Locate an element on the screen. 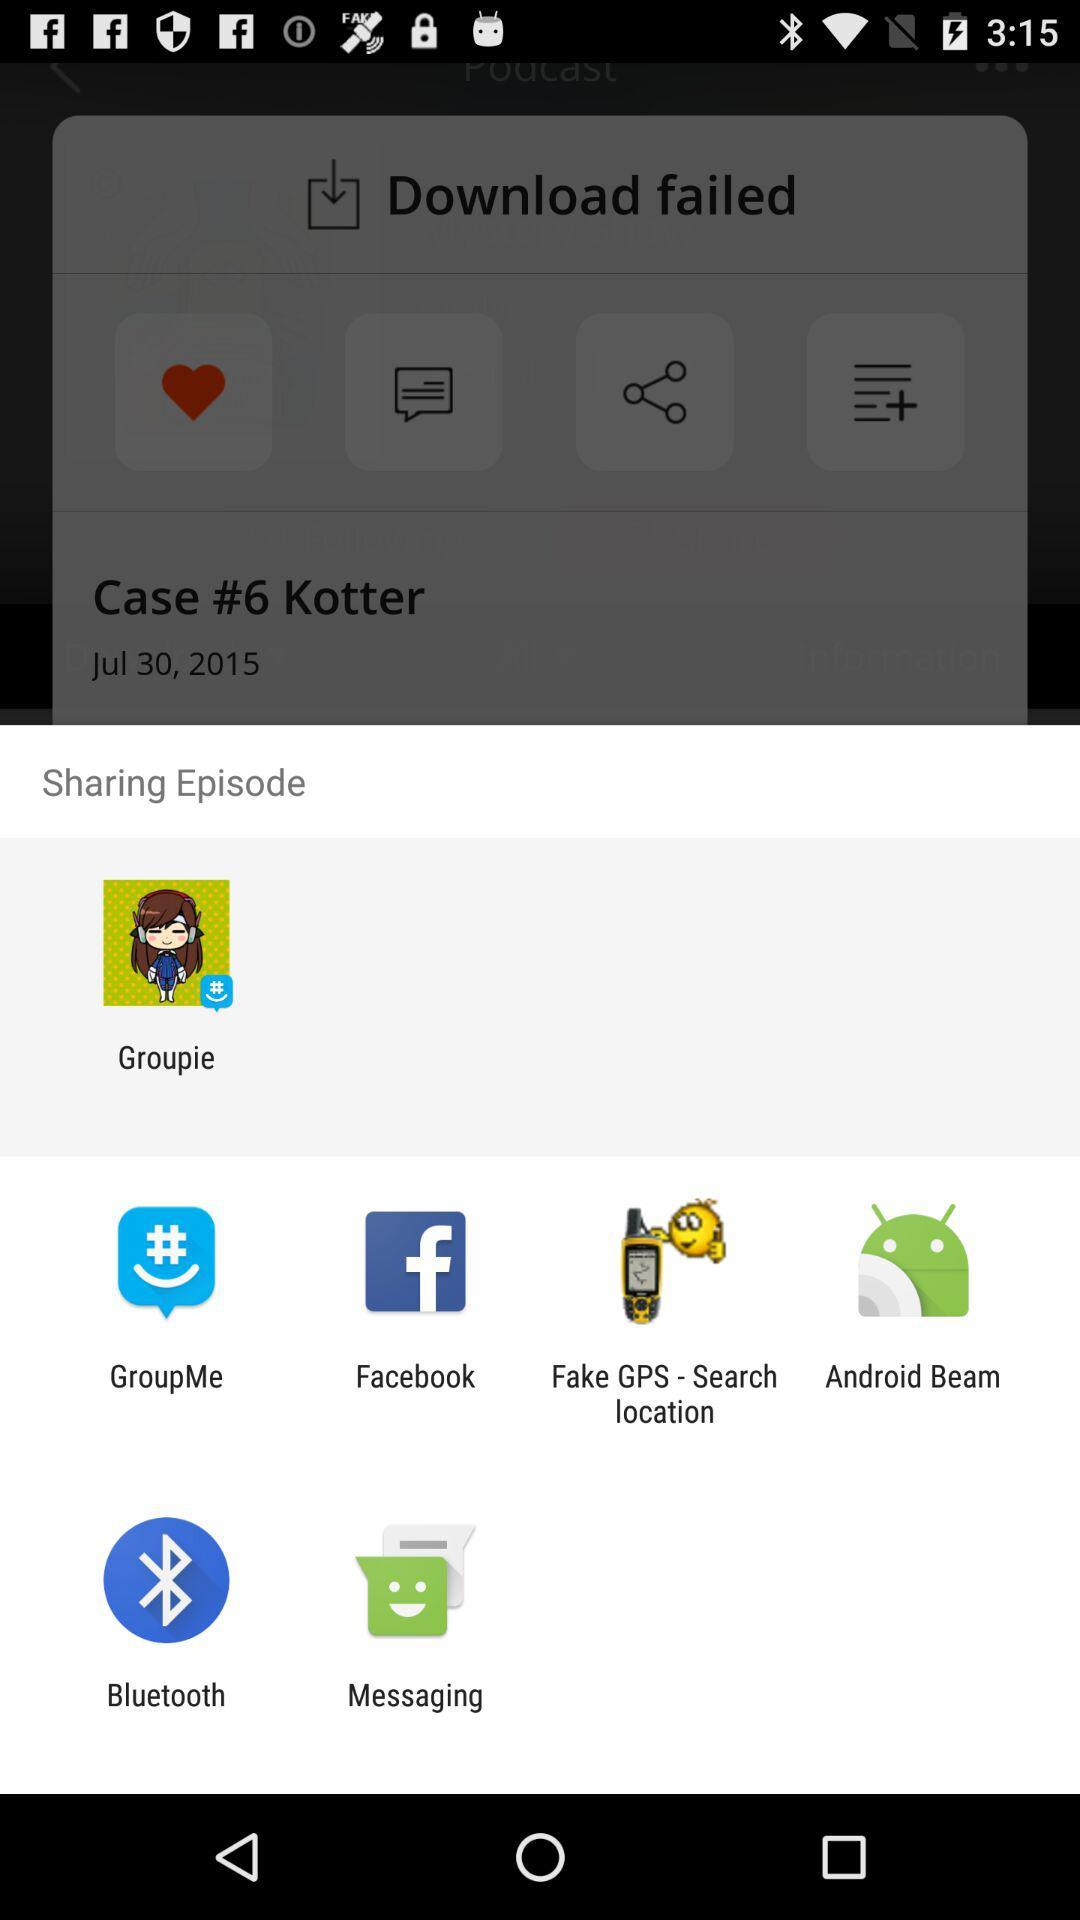 The image size is (1080, 1920). the app to the left of the messaging app is located at coordinates (165, 1711).